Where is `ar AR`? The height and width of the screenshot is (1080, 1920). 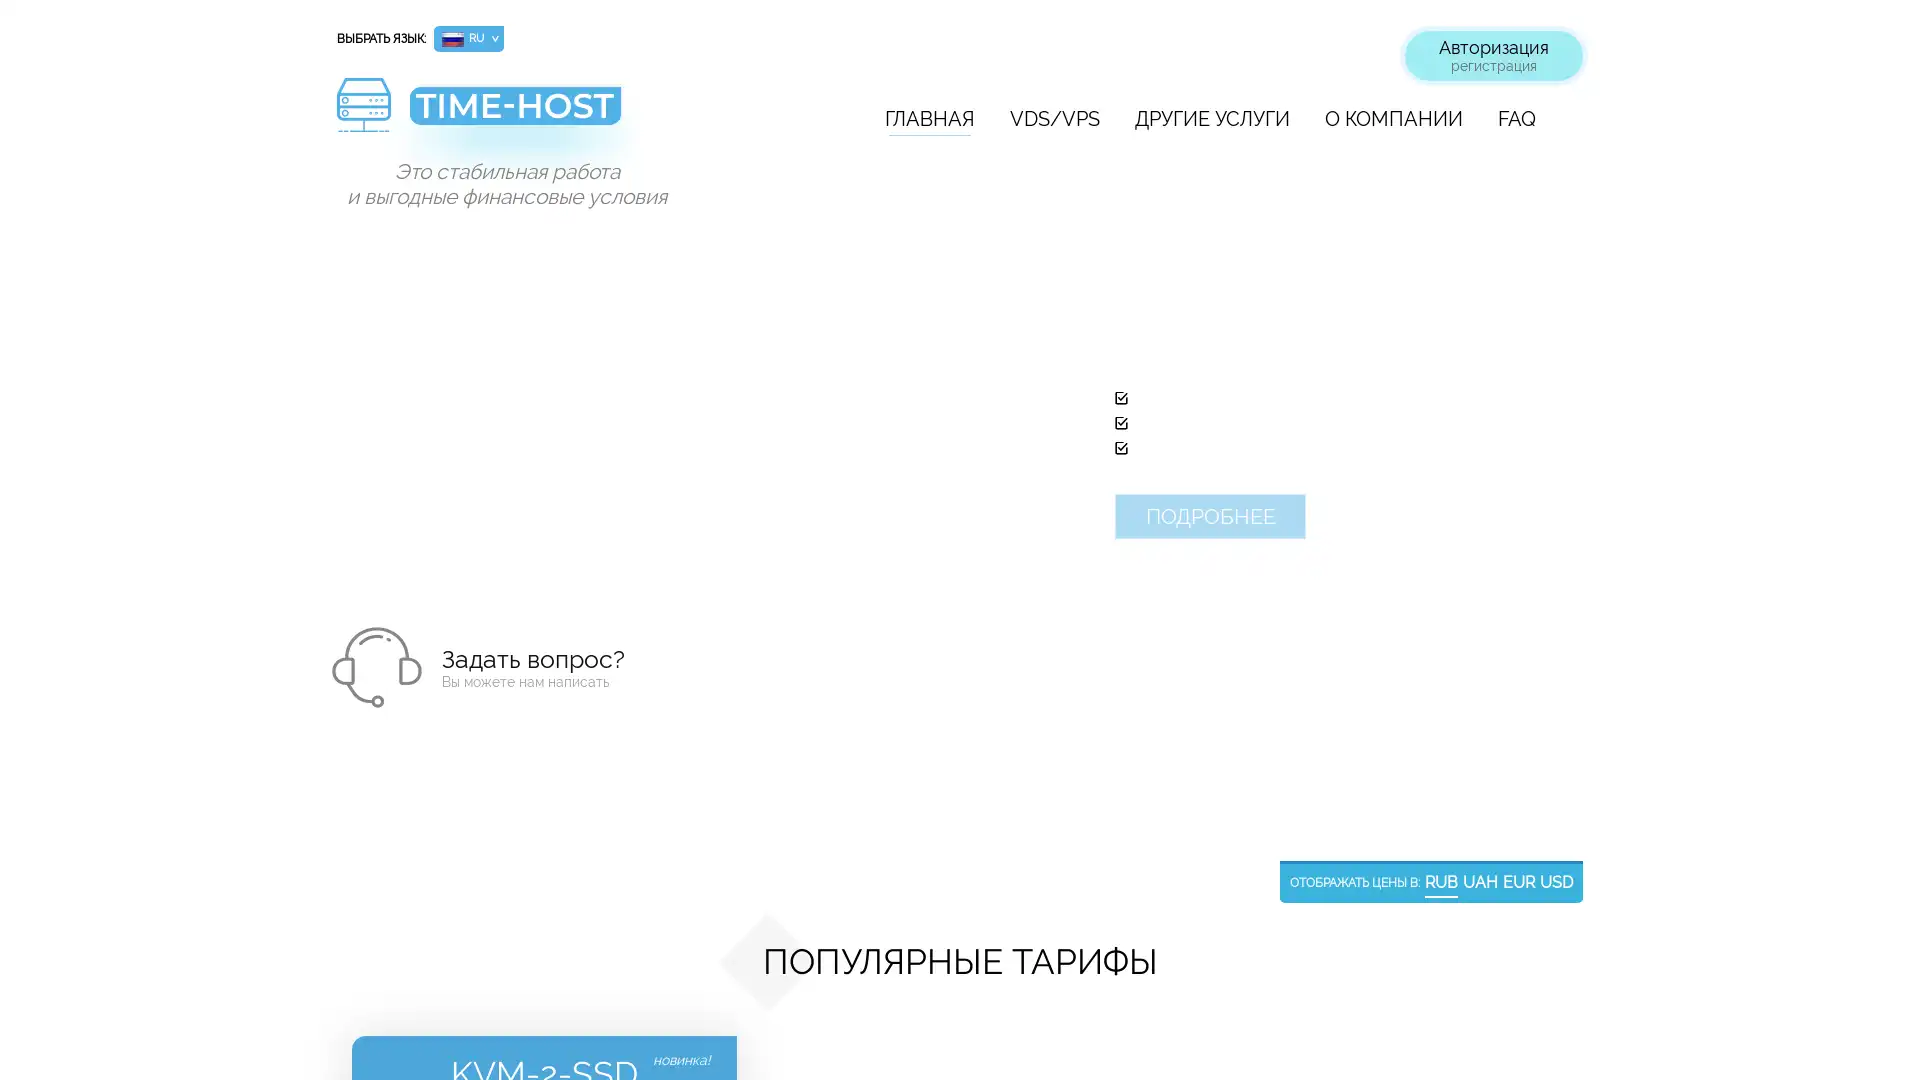
ar AR is located at coordinates (468, 245).